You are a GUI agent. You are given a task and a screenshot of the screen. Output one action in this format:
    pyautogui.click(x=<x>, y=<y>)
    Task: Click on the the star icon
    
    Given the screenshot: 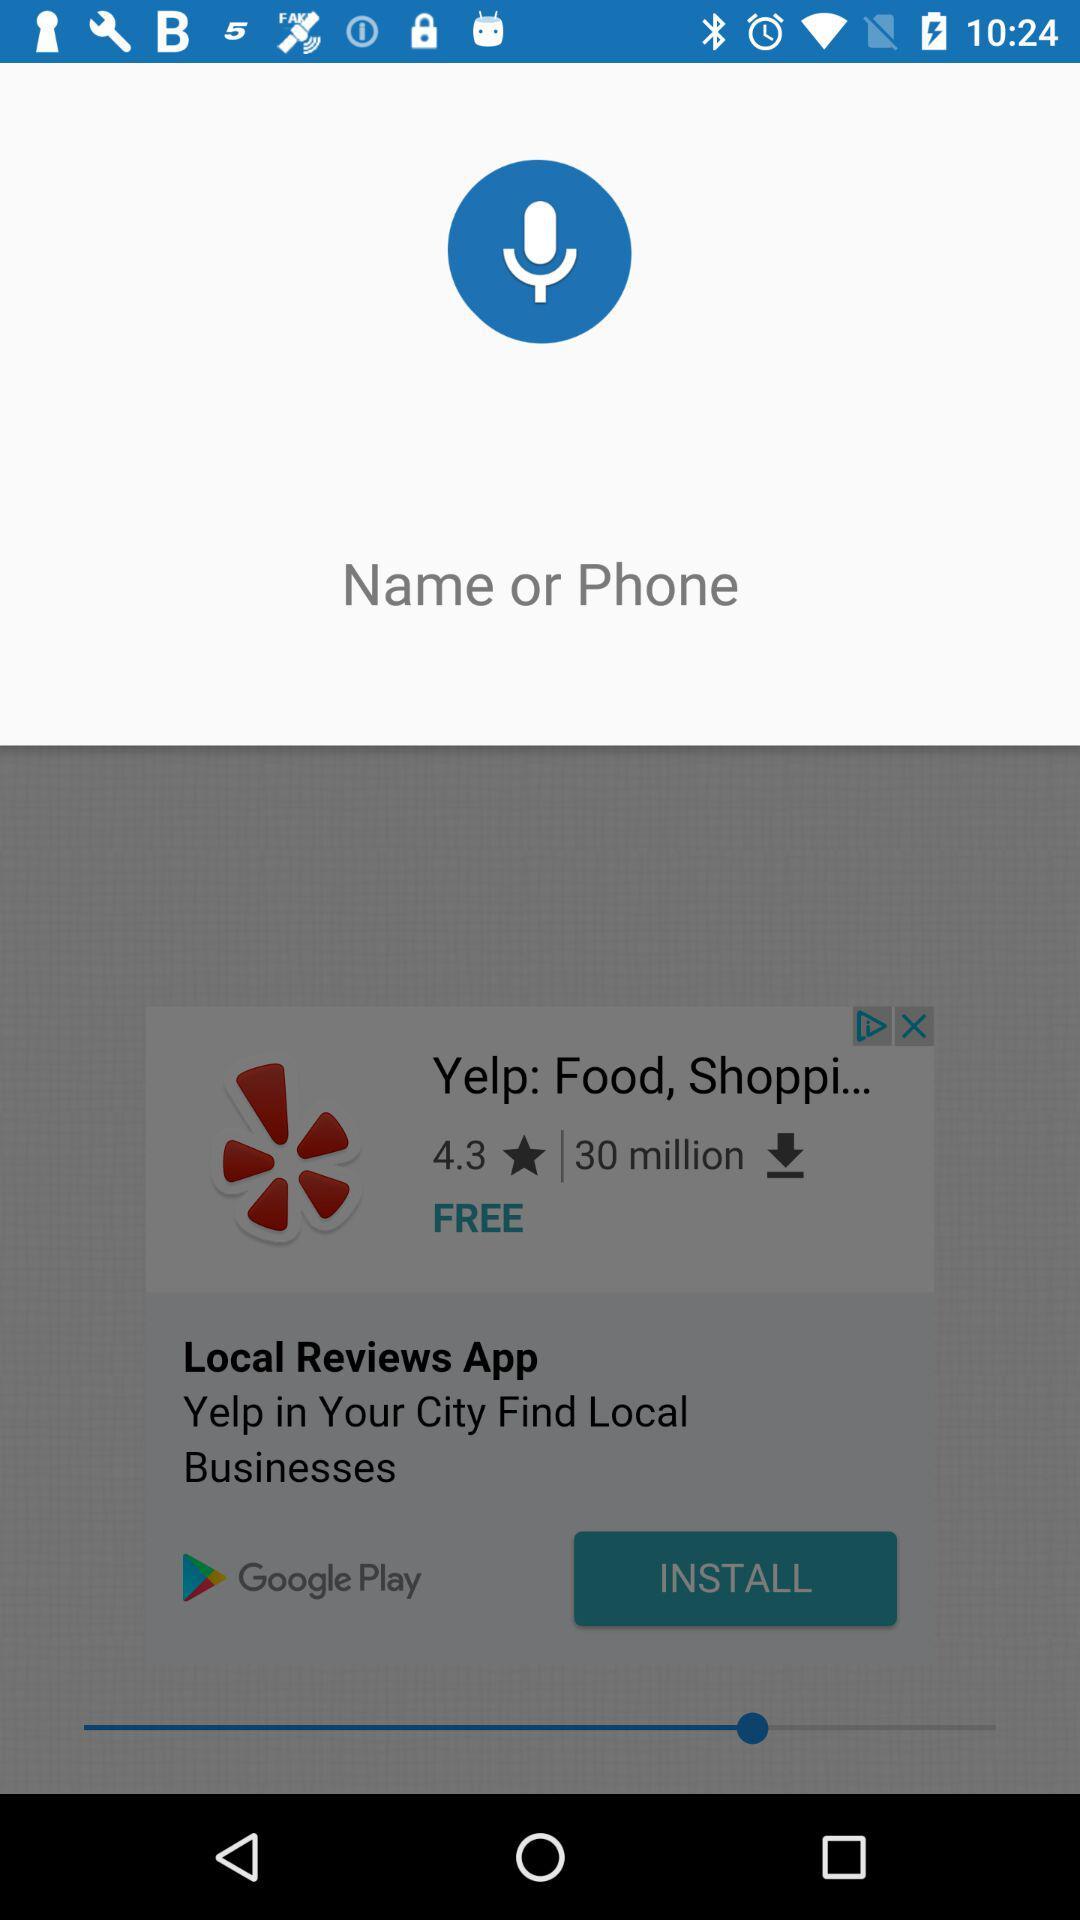 What is the action you would take?
    pyautogui.click(x=661, y=135)
    